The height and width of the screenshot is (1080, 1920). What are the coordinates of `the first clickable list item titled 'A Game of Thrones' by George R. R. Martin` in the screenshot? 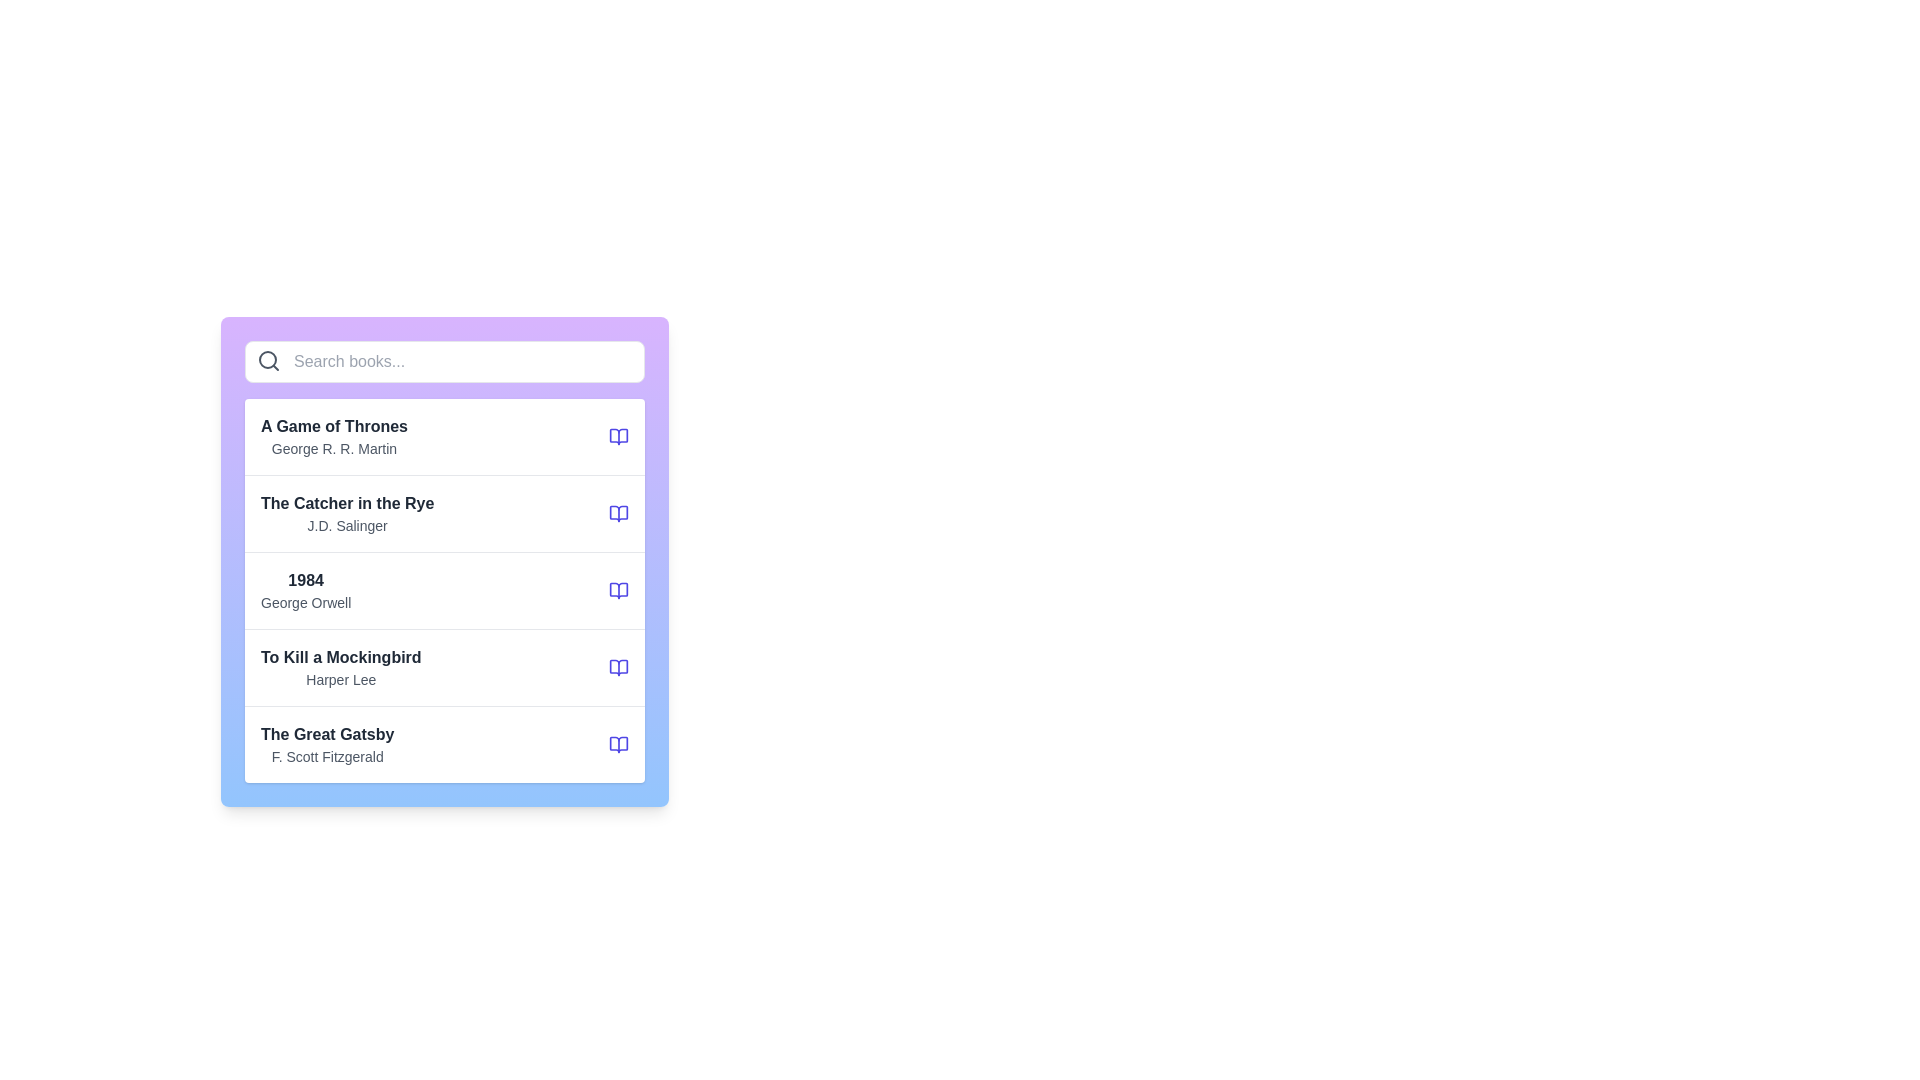 It's located at (444, 435).